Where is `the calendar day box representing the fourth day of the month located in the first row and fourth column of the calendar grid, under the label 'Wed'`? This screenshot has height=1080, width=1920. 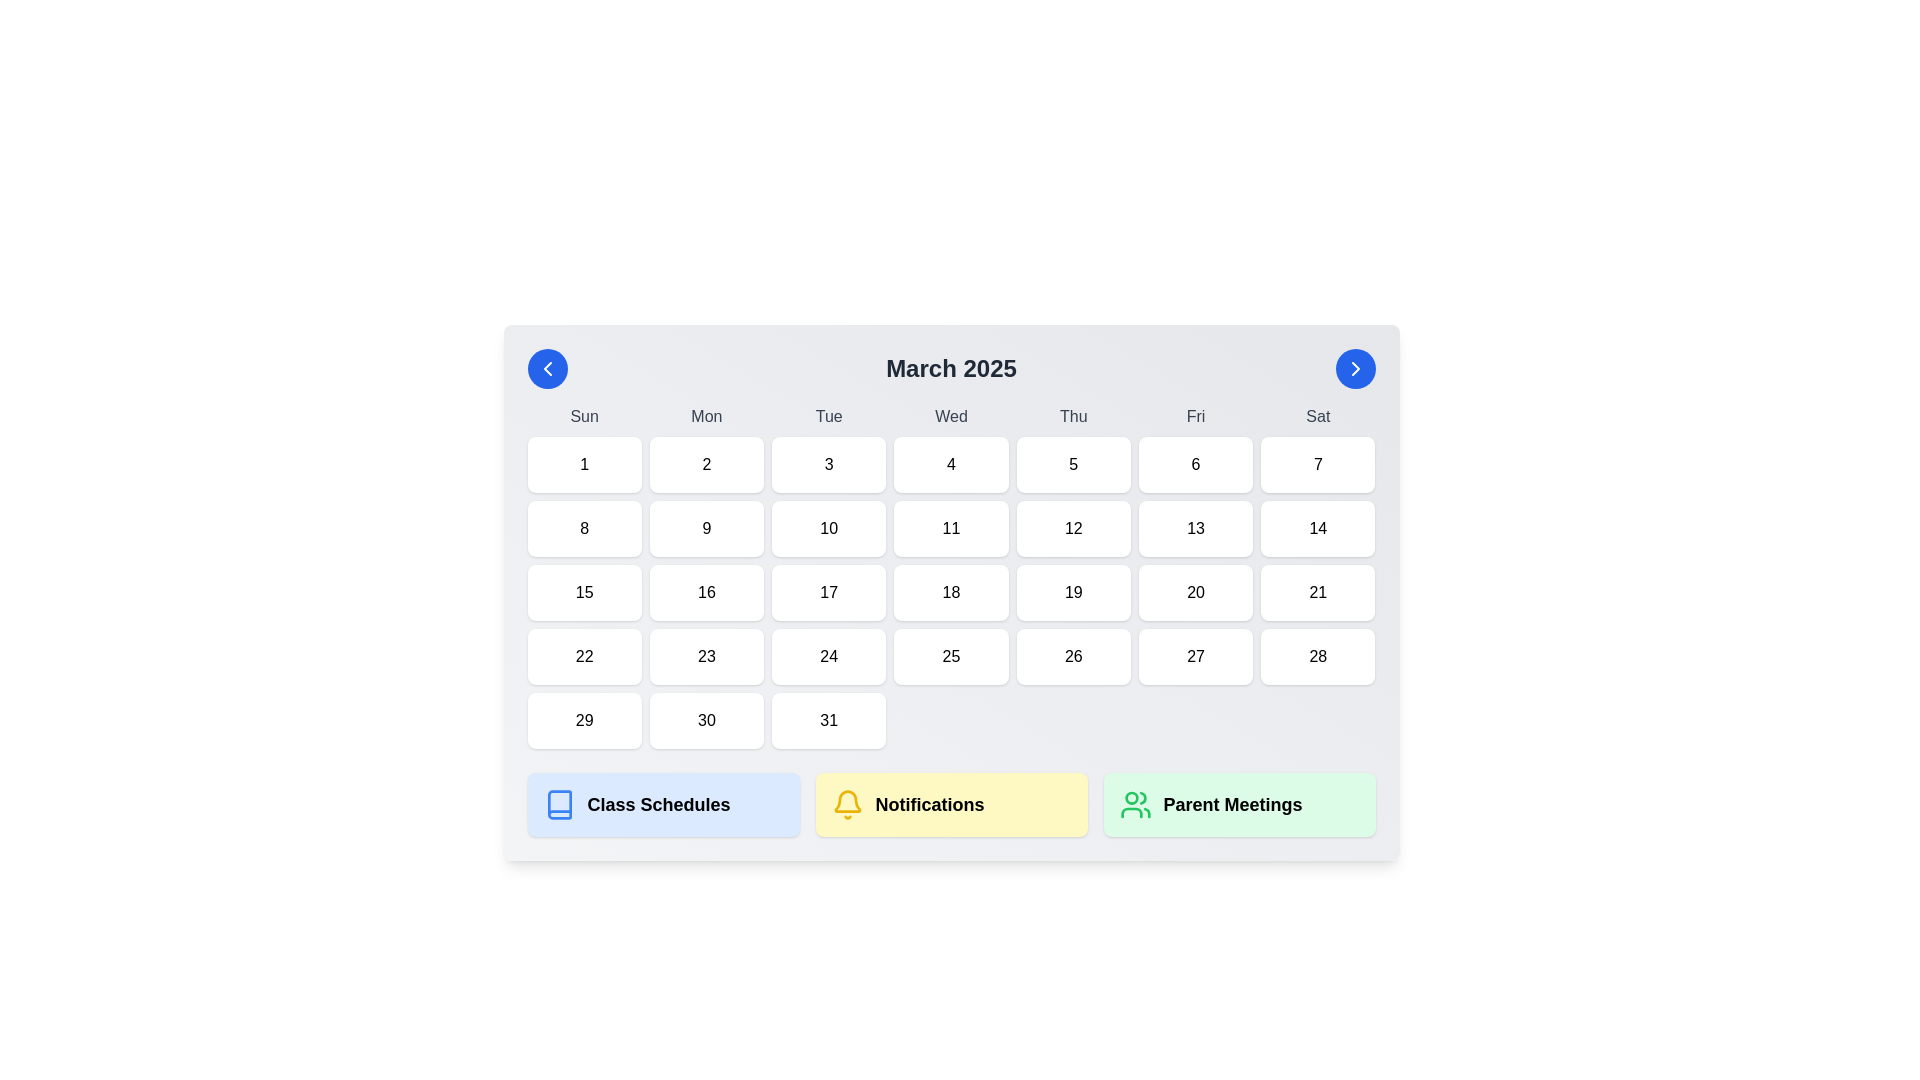 the calendar day box representing the fourth day of the month located in the first row and fourth column of the calendar grid, under the label 'Wed' is located at coordinates (950, 465).